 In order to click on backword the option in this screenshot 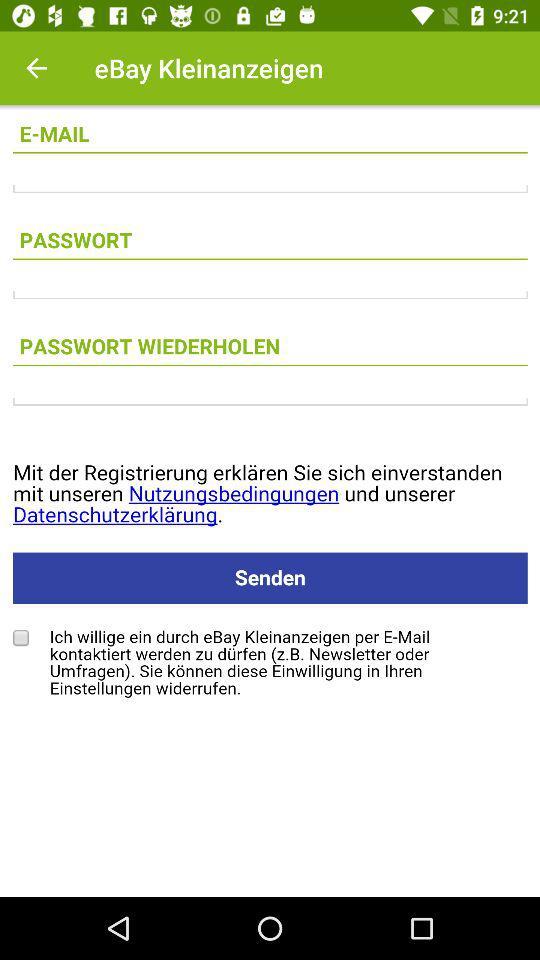, I will do `click(36, 68)`.